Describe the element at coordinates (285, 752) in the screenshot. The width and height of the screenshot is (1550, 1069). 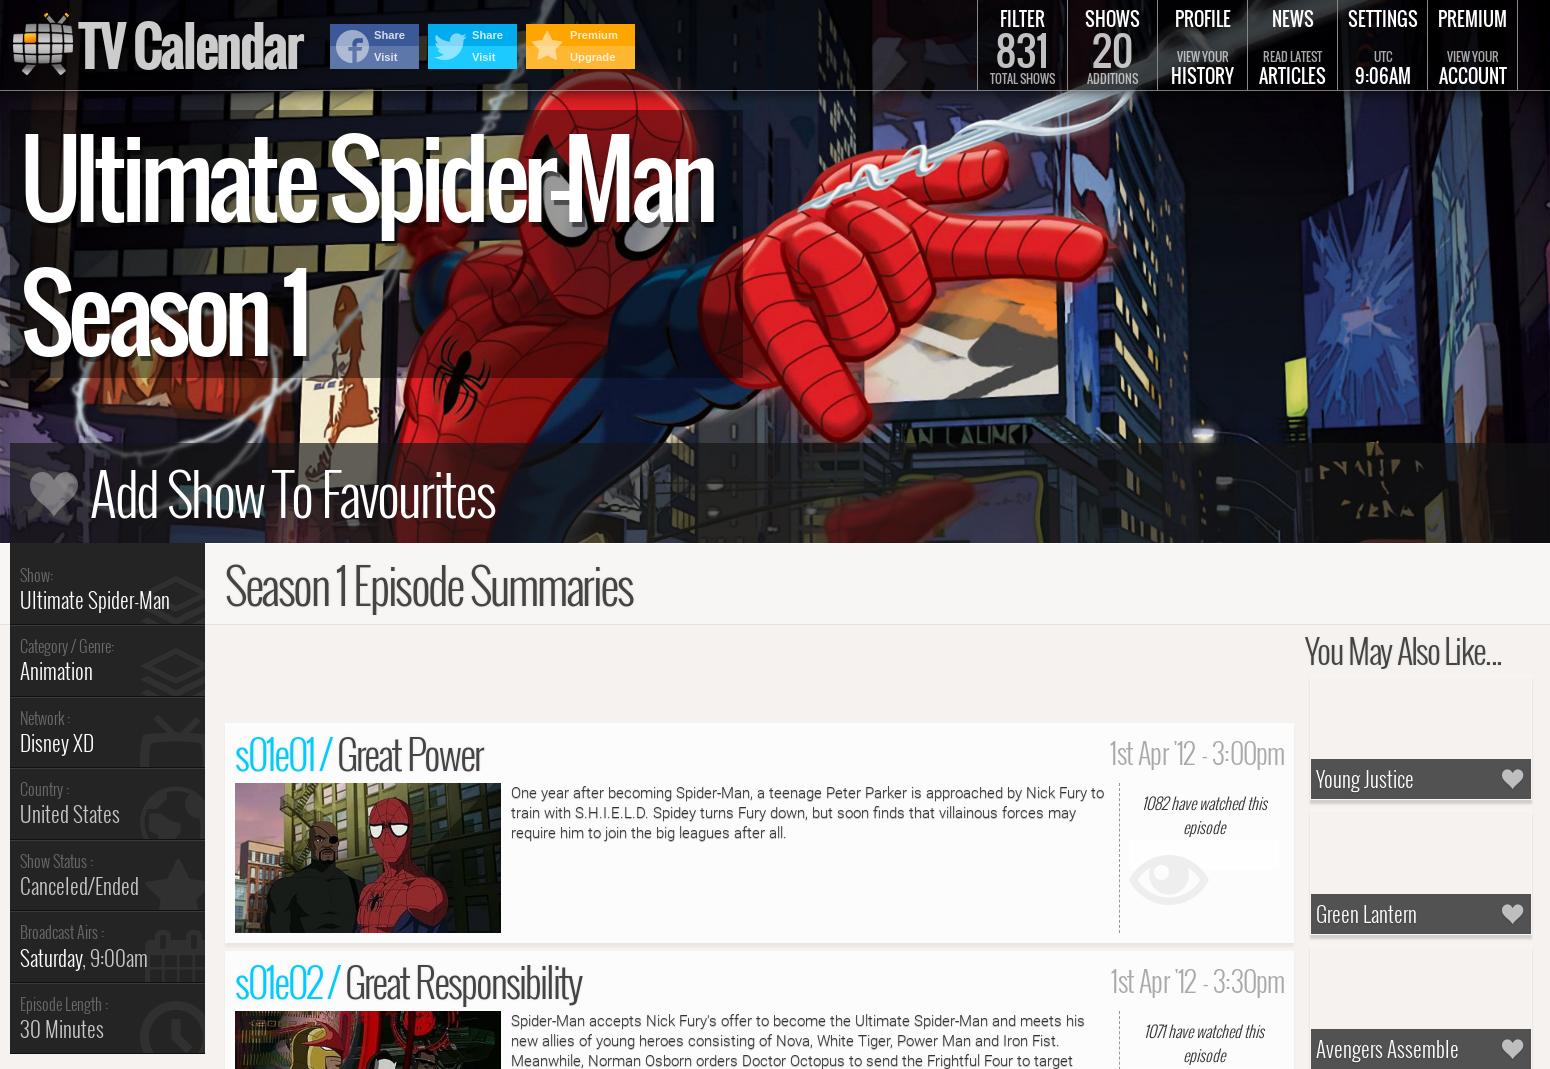
I see `'s01e01 /'` at that location.